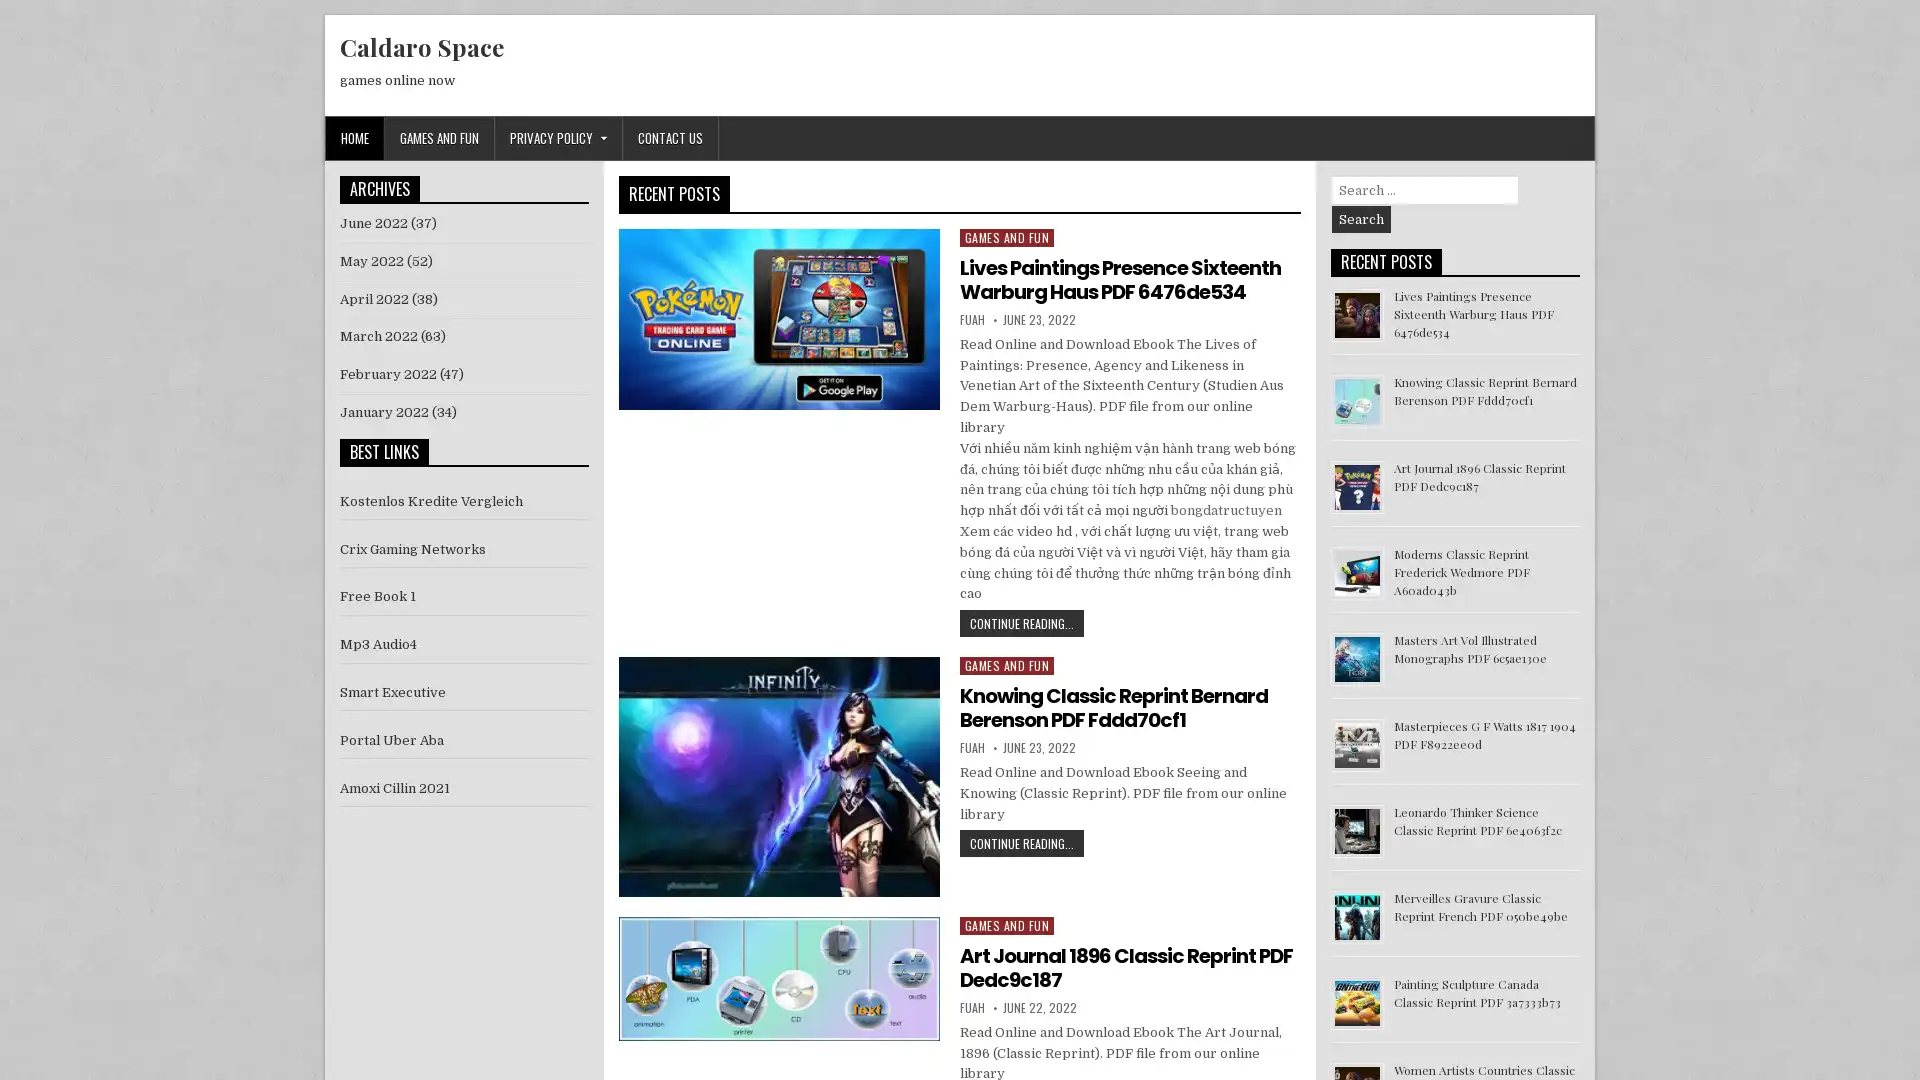  Describe the element at coordinates (1360, 219) in the screenshot. I see `Search` at that location.